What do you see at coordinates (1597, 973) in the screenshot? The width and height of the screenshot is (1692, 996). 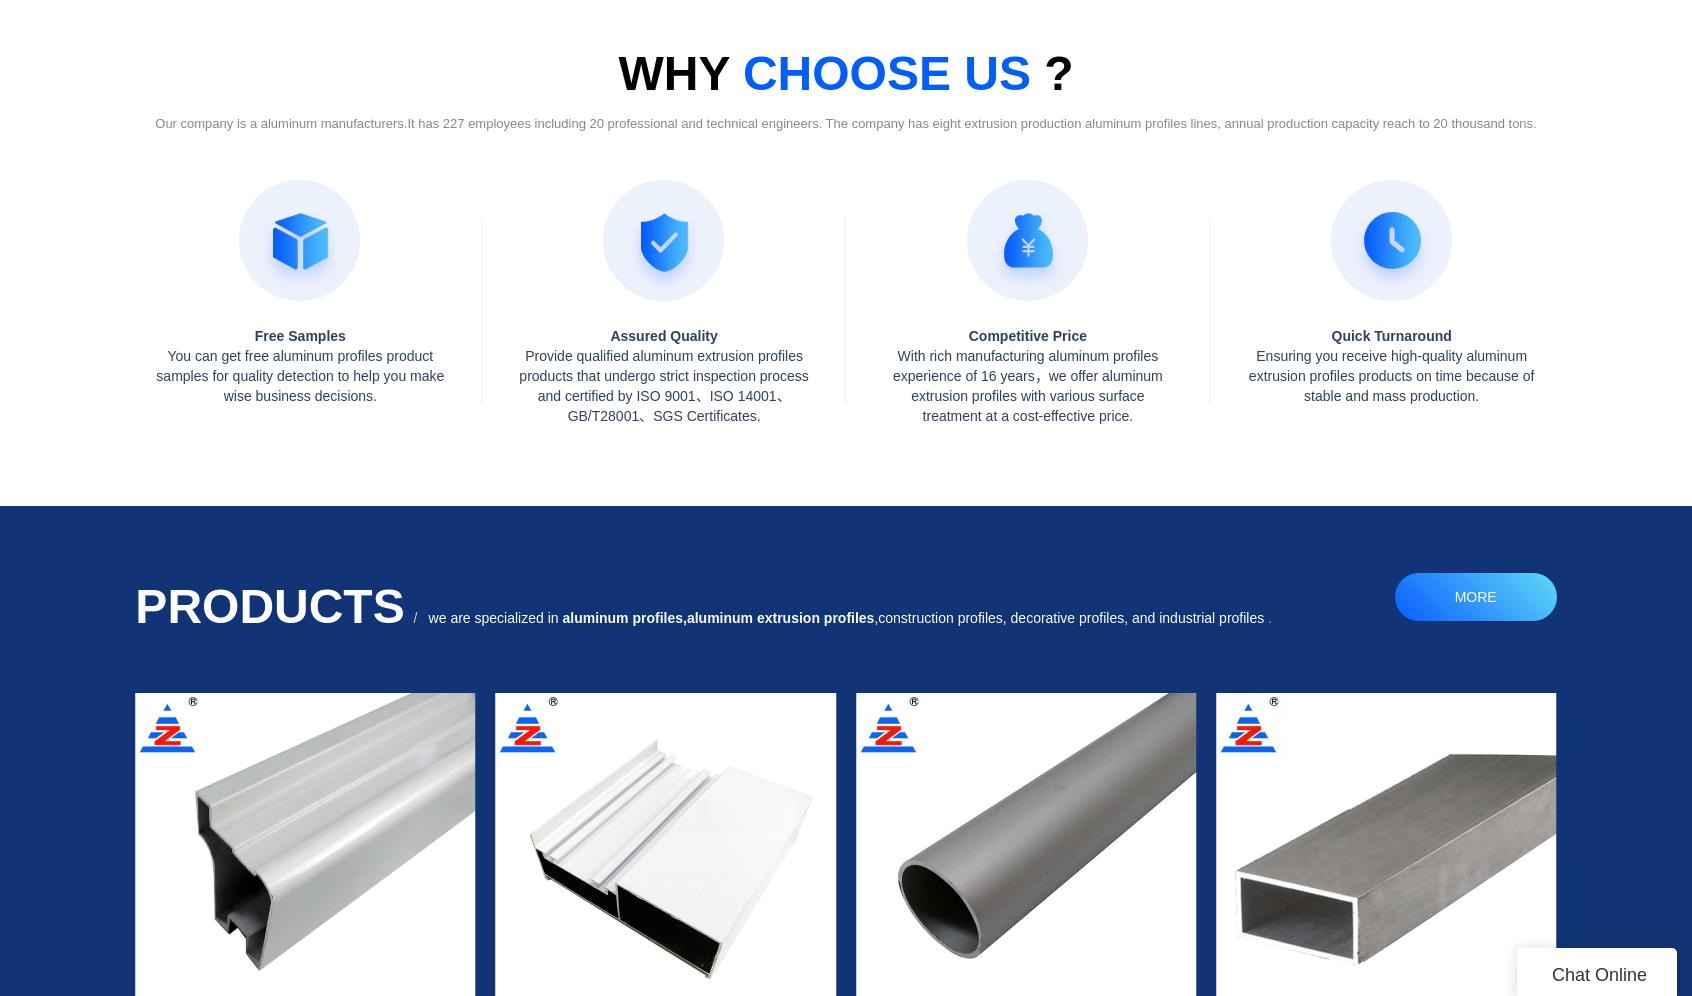 I see `'Chat Online'` at bounding box center [1597, 973].